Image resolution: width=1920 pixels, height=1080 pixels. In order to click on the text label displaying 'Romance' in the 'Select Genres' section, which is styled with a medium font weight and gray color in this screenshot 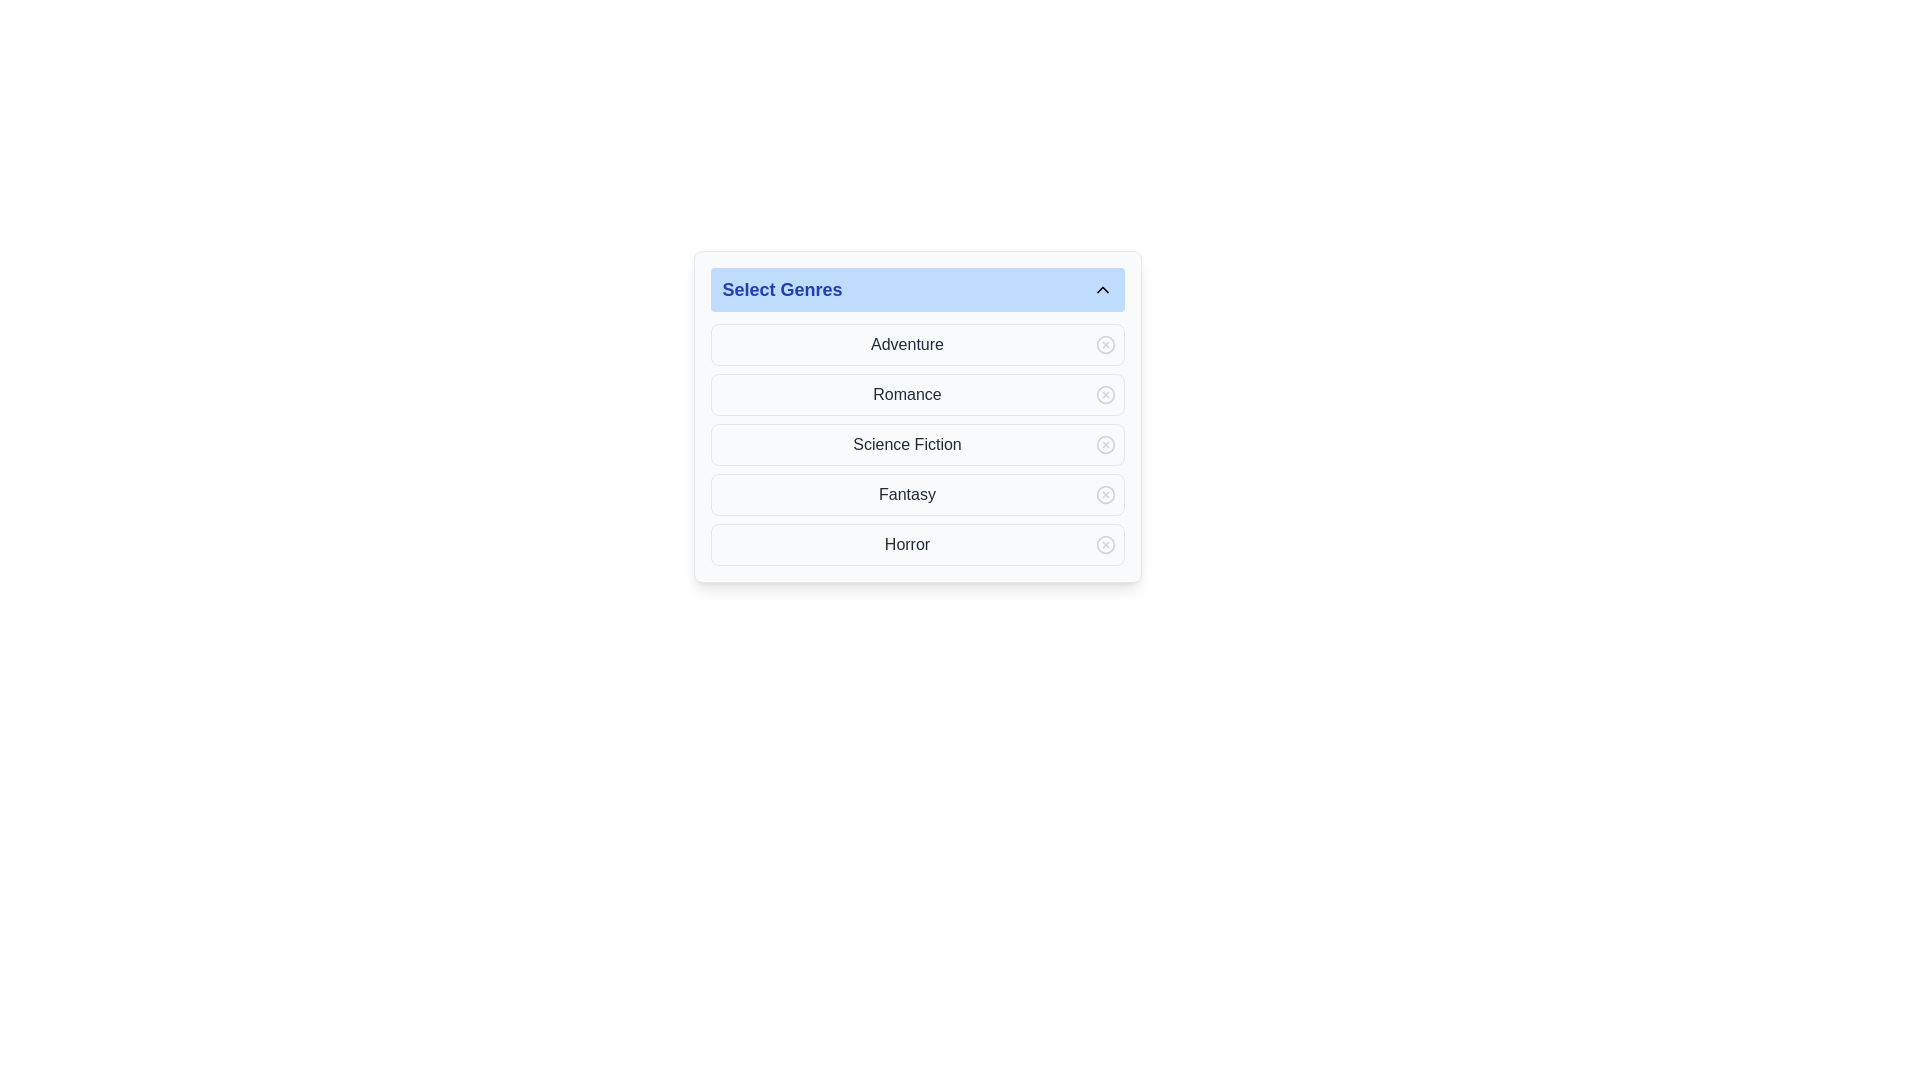, I will do `click(906, 394)`.